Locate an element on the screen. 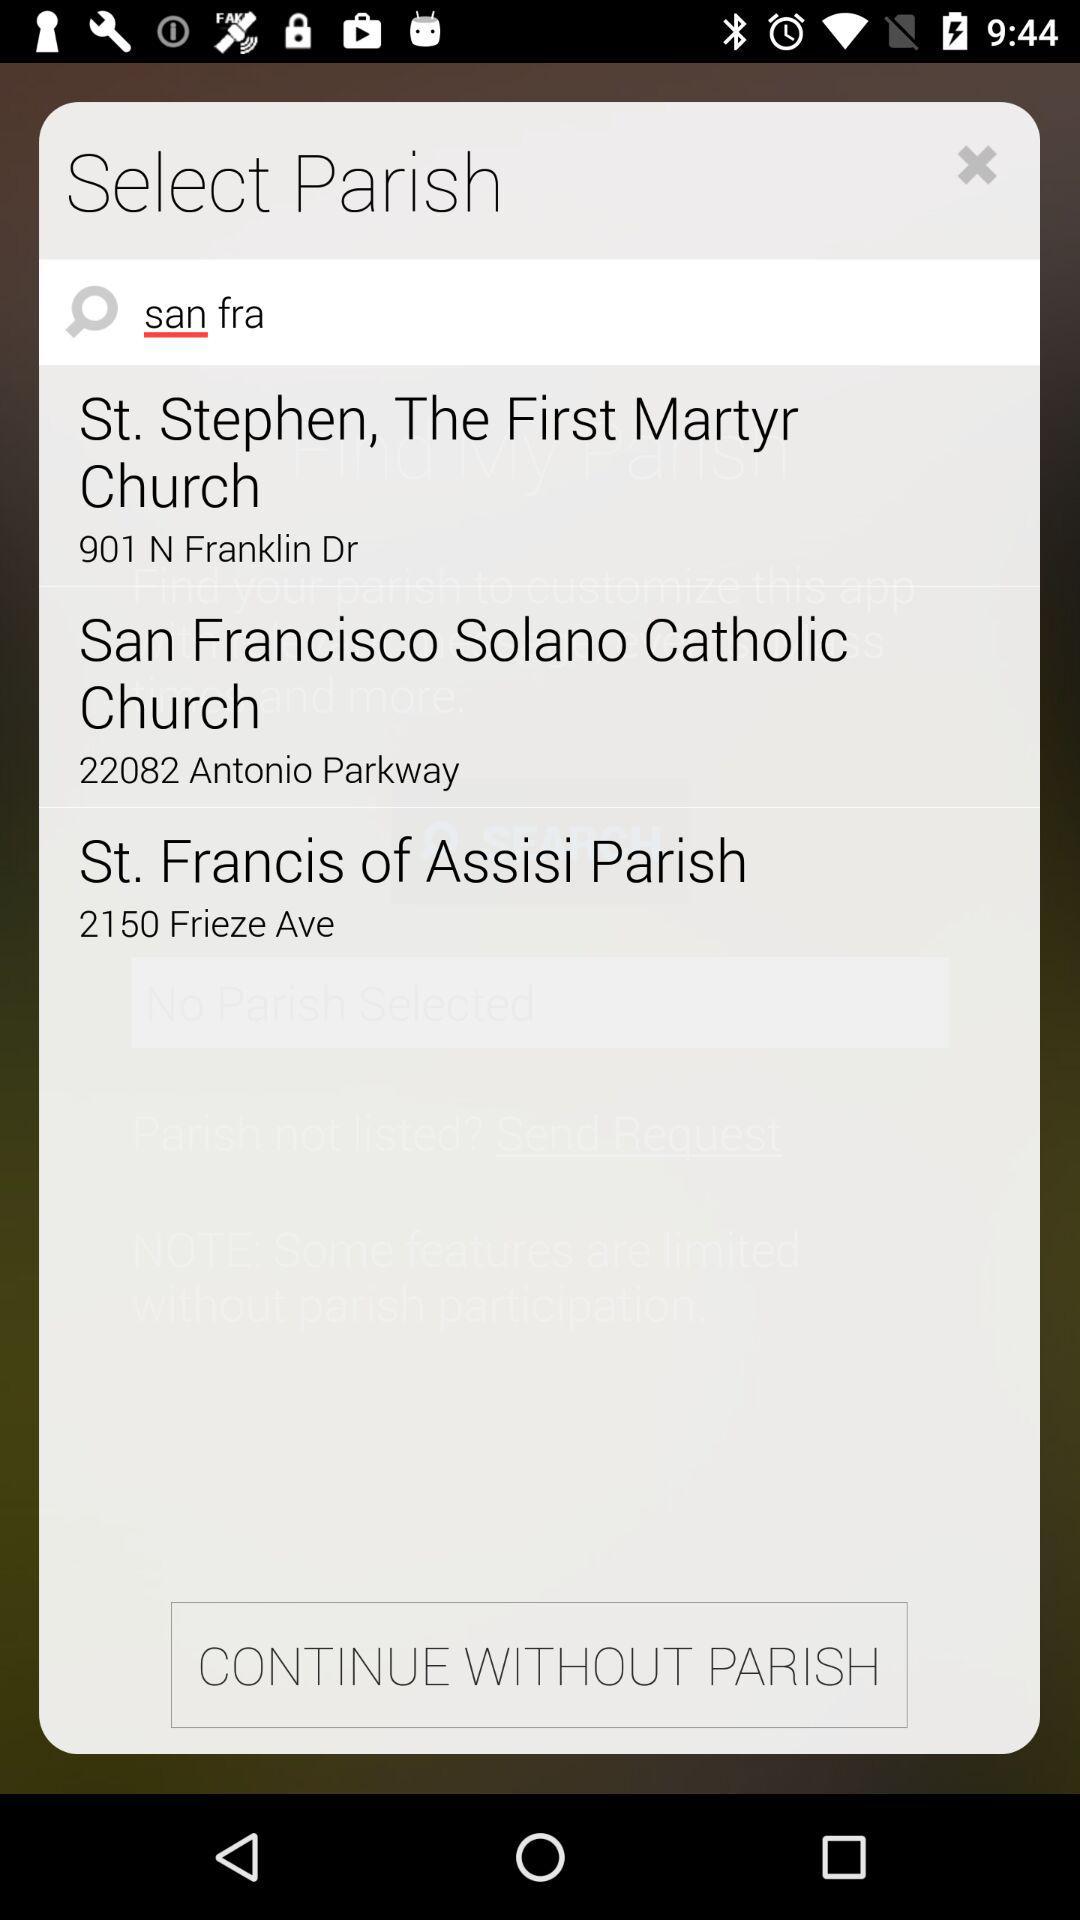 Image resolution: width=1080 pixels, height=1920 pixels. the icon below the 901 n franklin is located at coordinates (483, 672).